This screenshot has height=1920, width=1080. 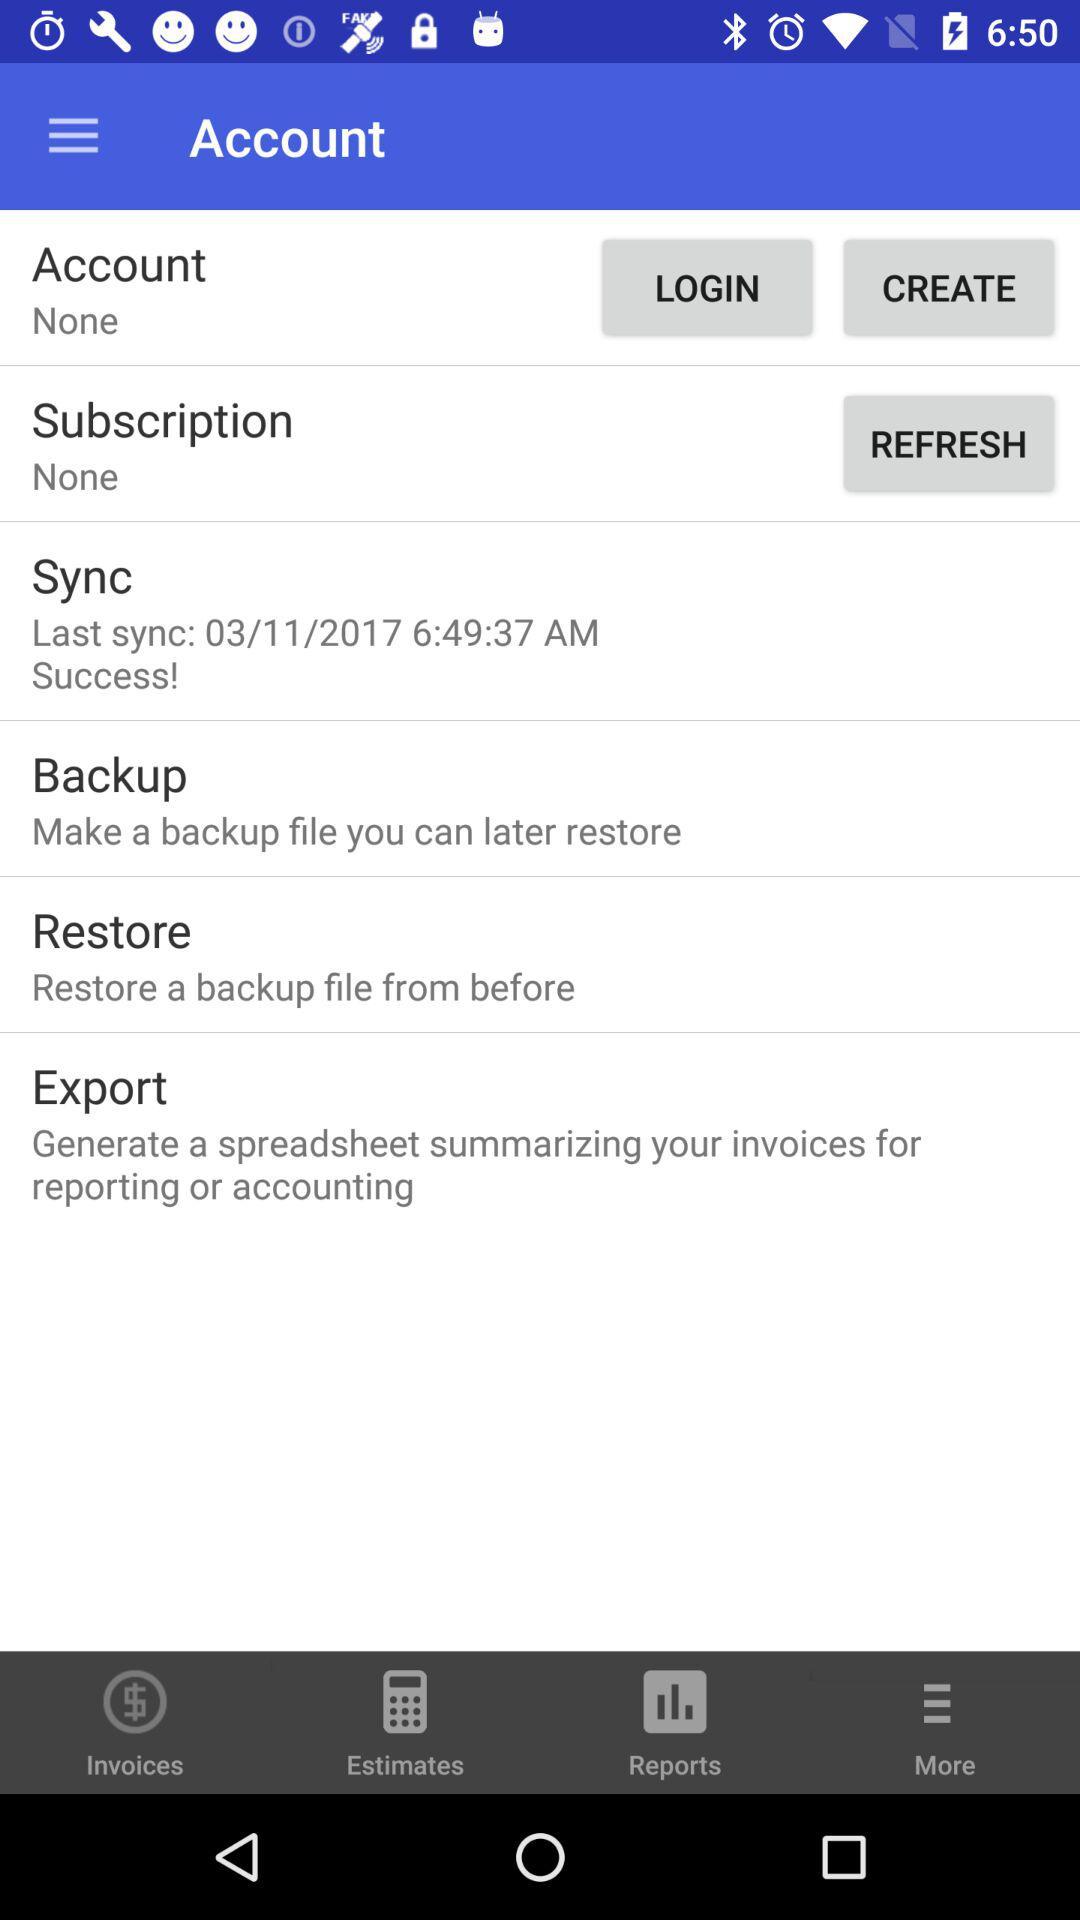 What do you see at coordinates (945, 1736) in the screenshot?
I see `the more option from the bottom right` at bounding box center [945, 1736].